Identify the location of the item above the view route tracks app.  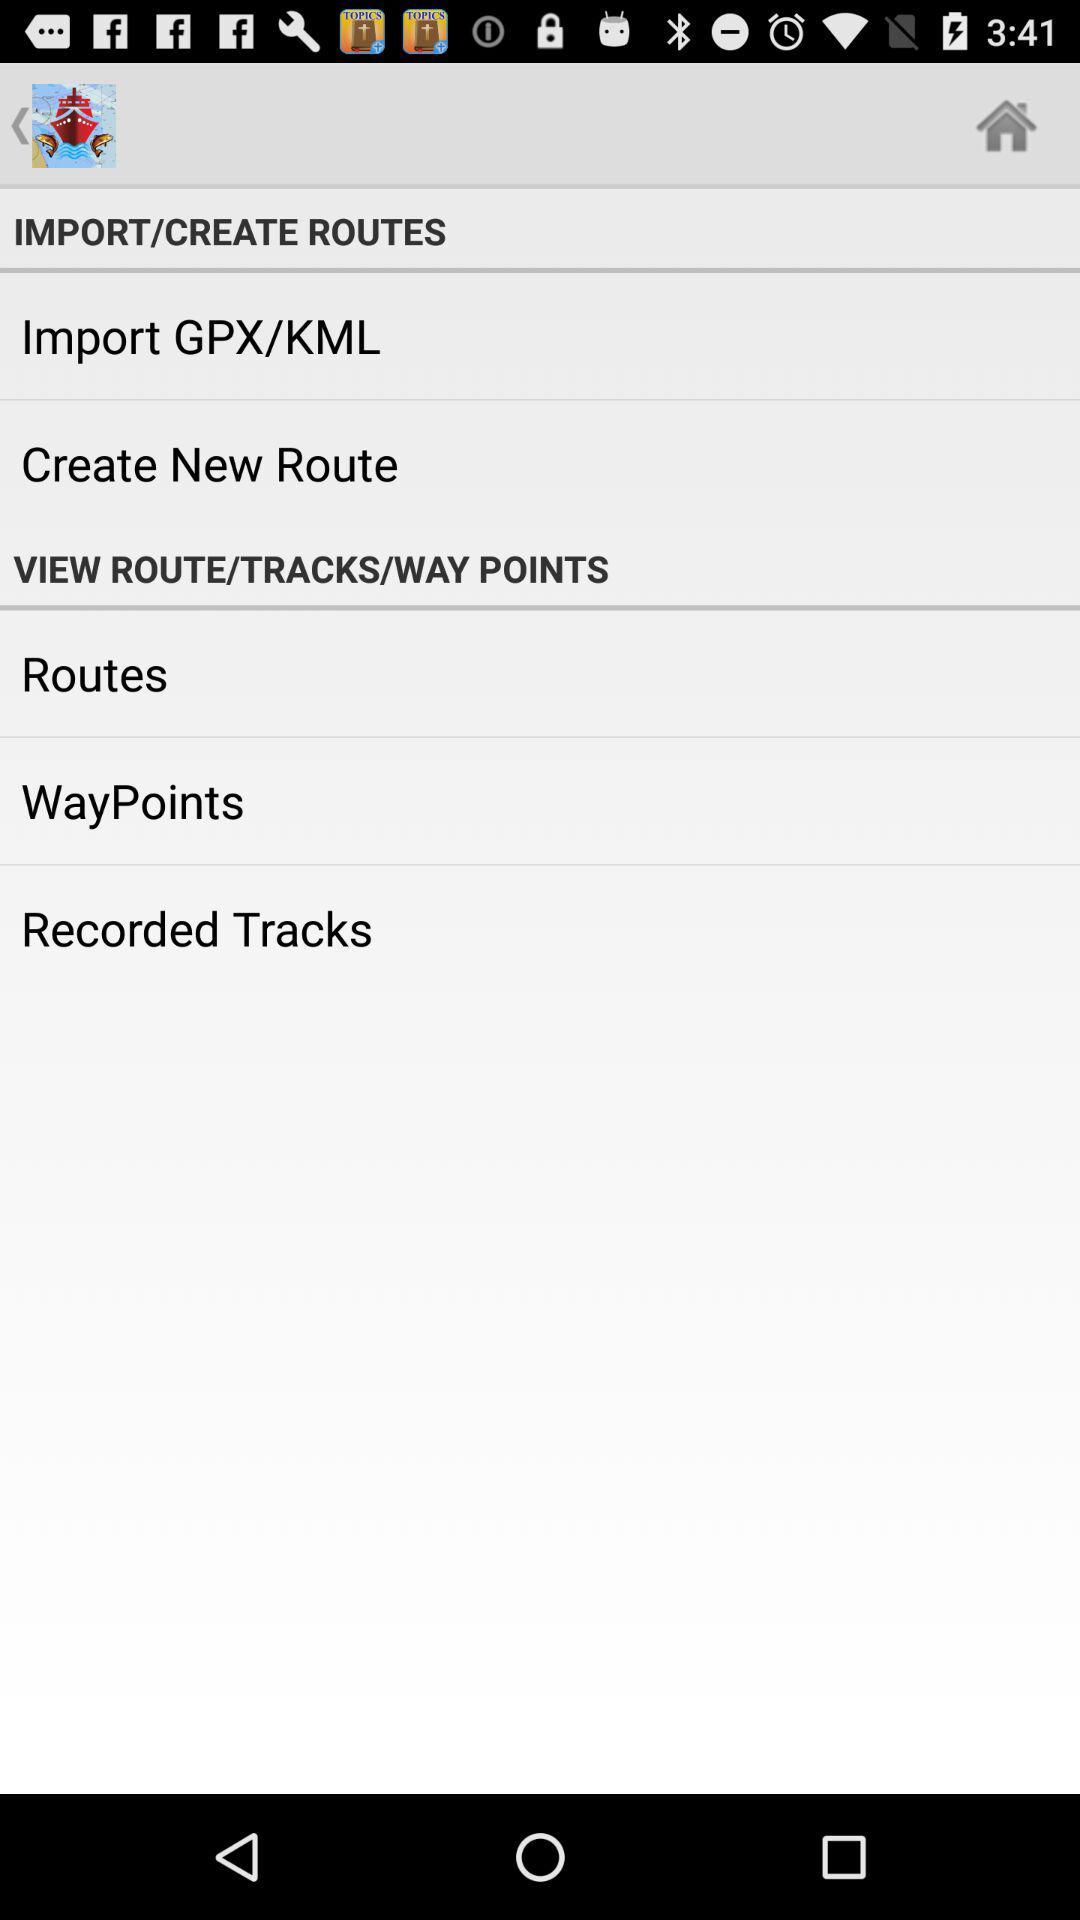
(540, 462).